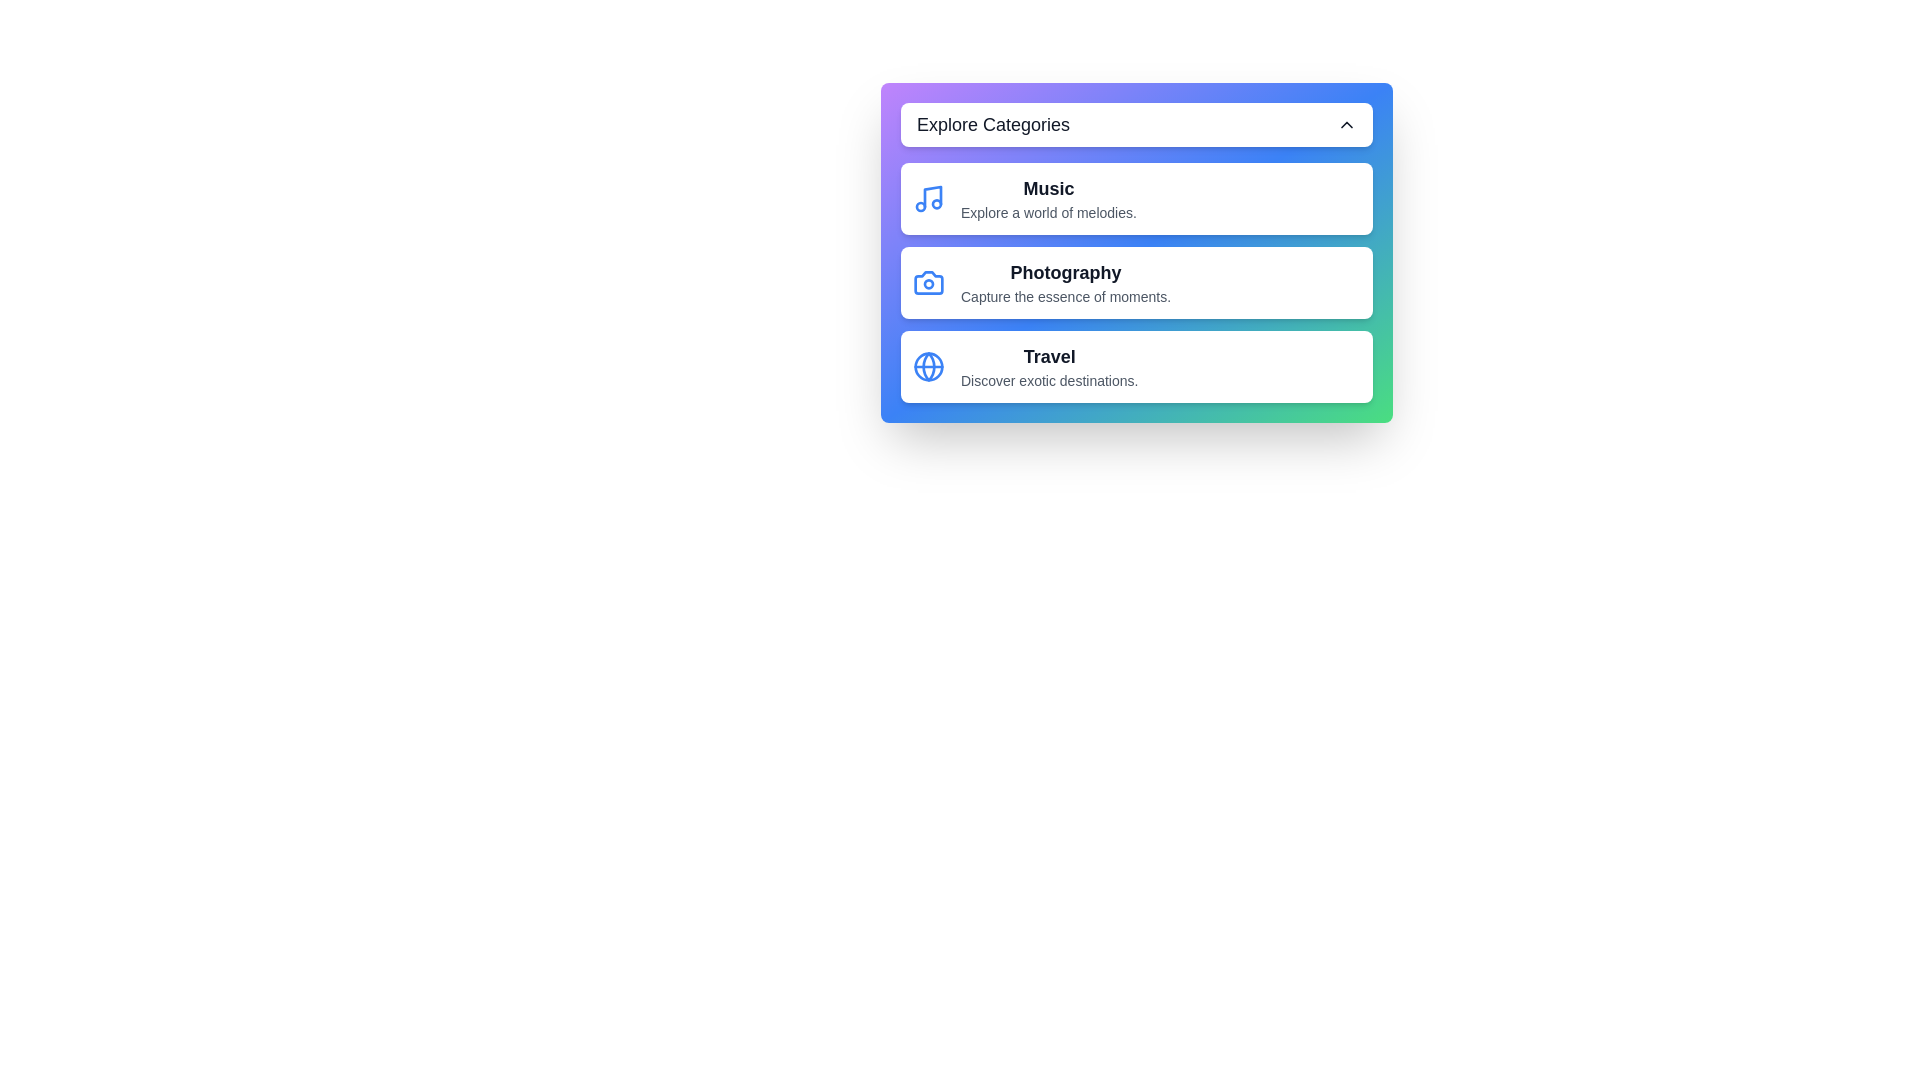  I want to click on the menu item Music, so click(1137, 199).